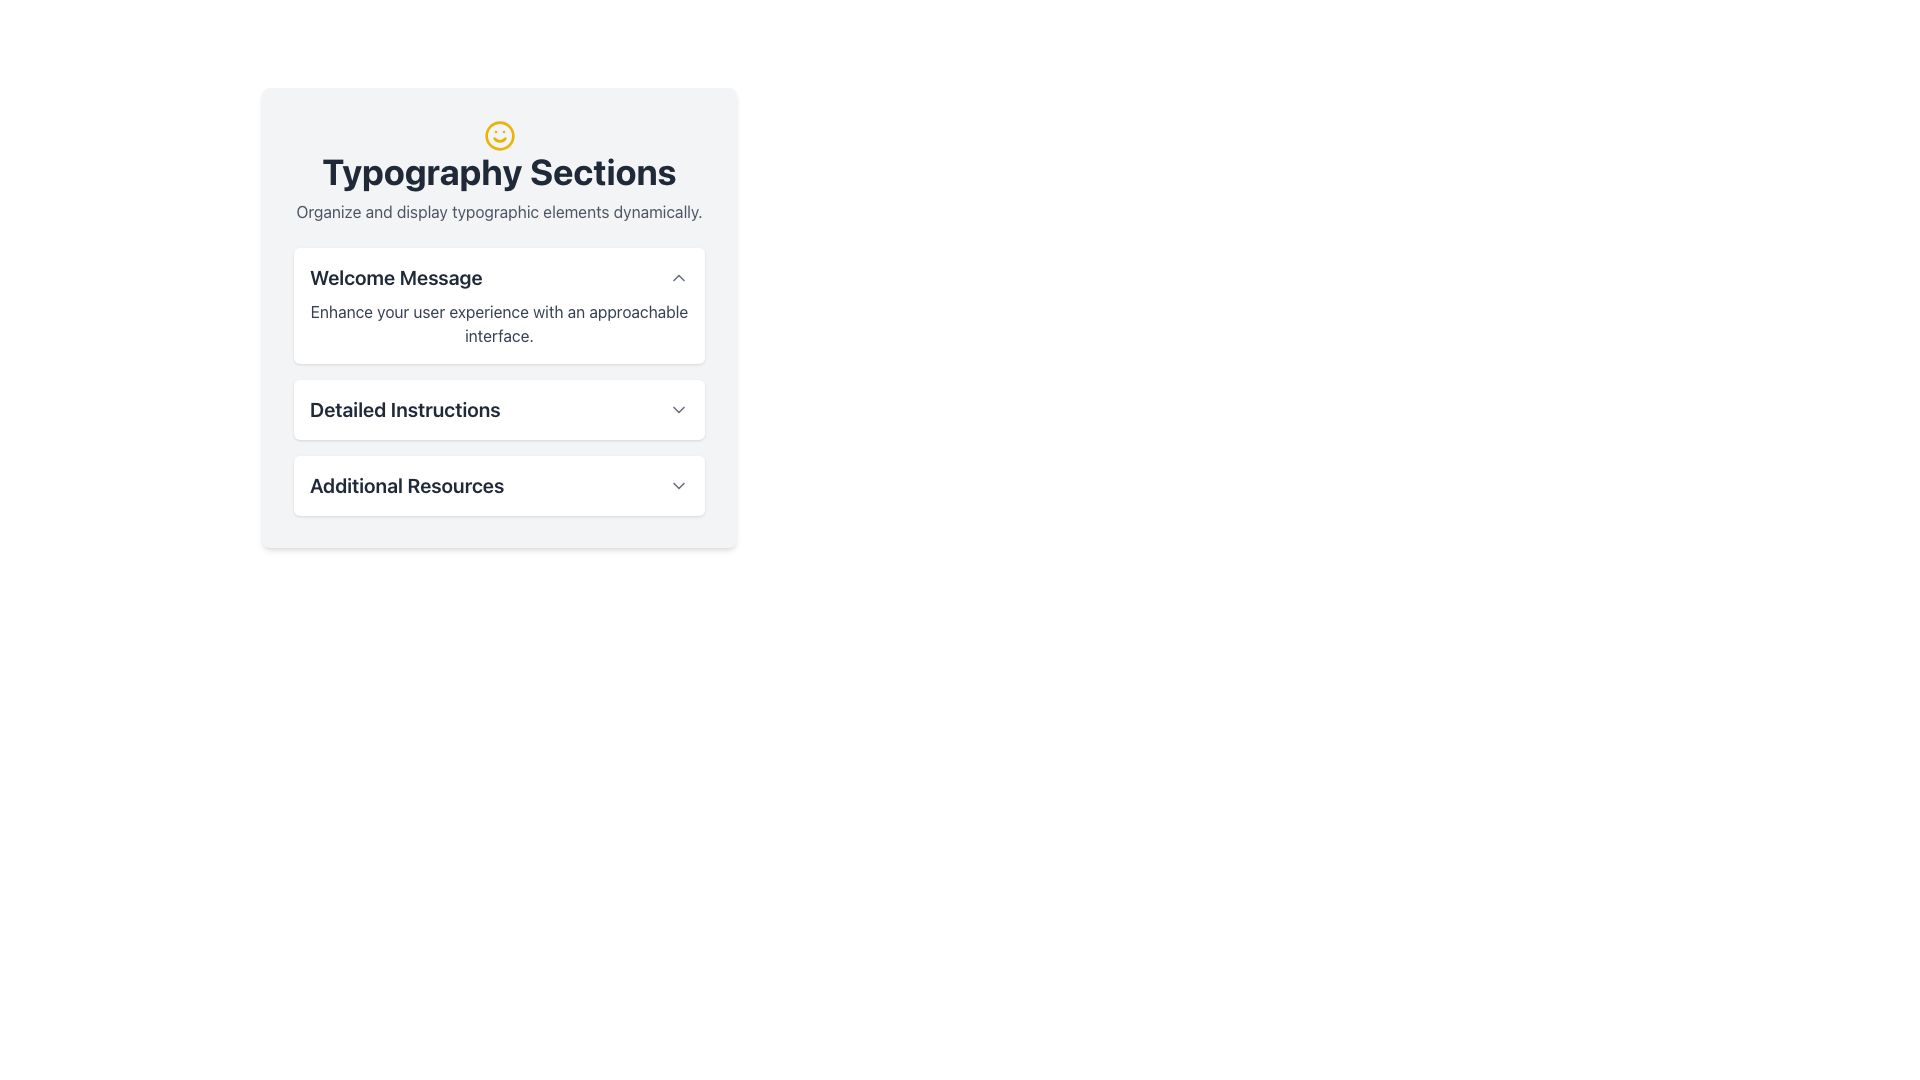  I want to click on the upward-pointing gray chevron icon located in the upper-right corner of the 'Welcome Message' header, so click(678, 277).